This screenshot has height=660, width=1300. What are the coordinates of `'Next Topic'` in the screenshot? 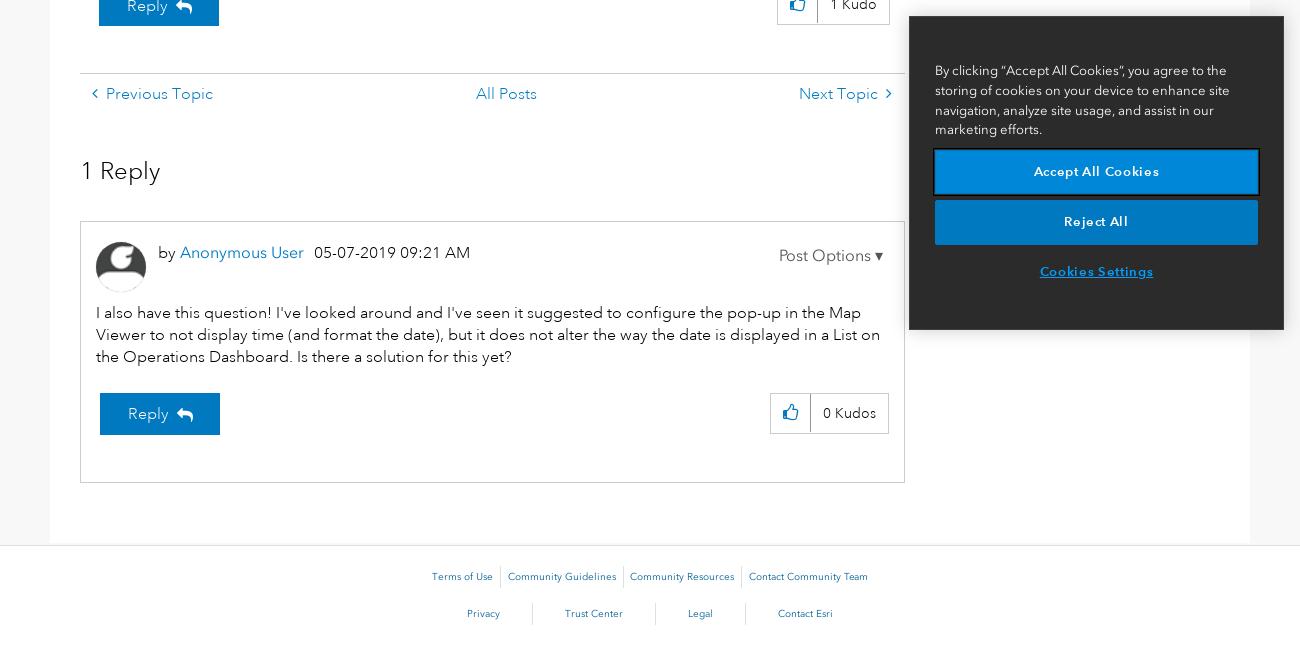 It's located at (838, 92).